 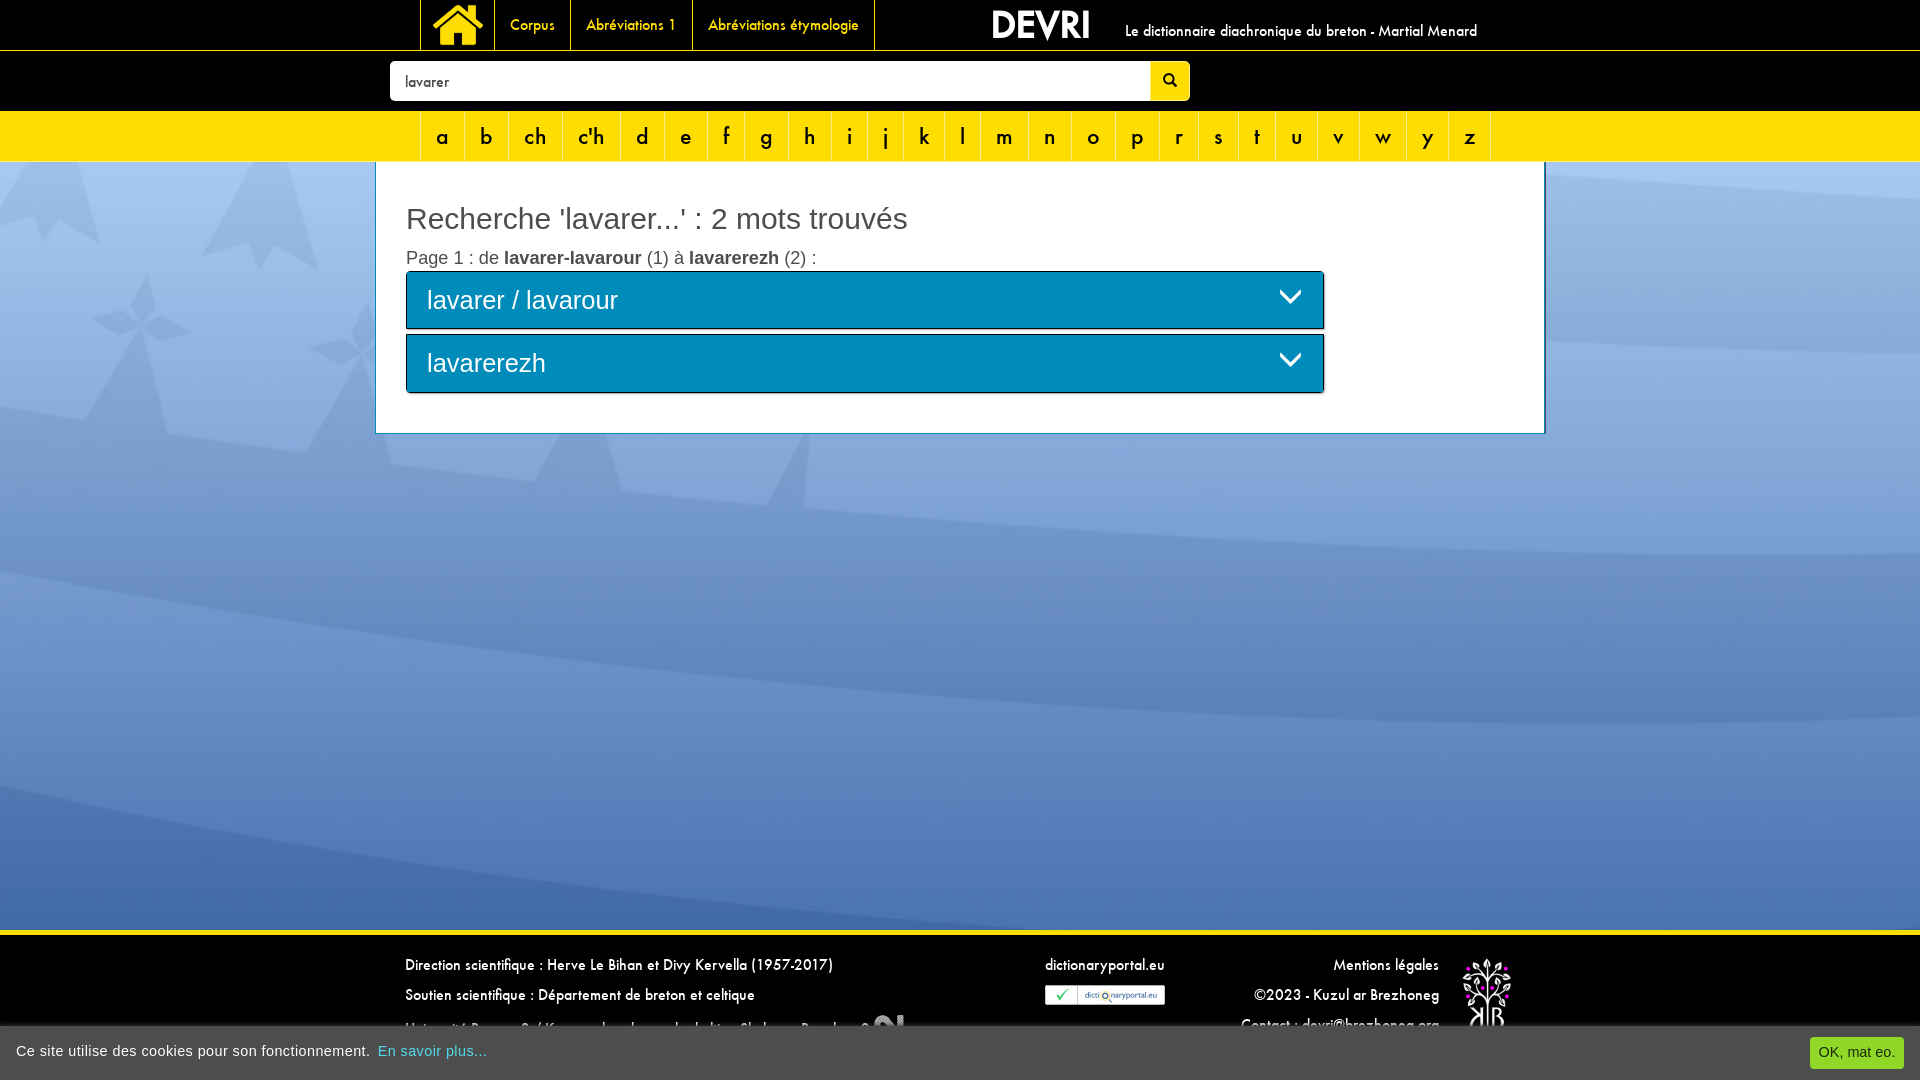 I want to click on 'm', so click(x=1004, y=135).